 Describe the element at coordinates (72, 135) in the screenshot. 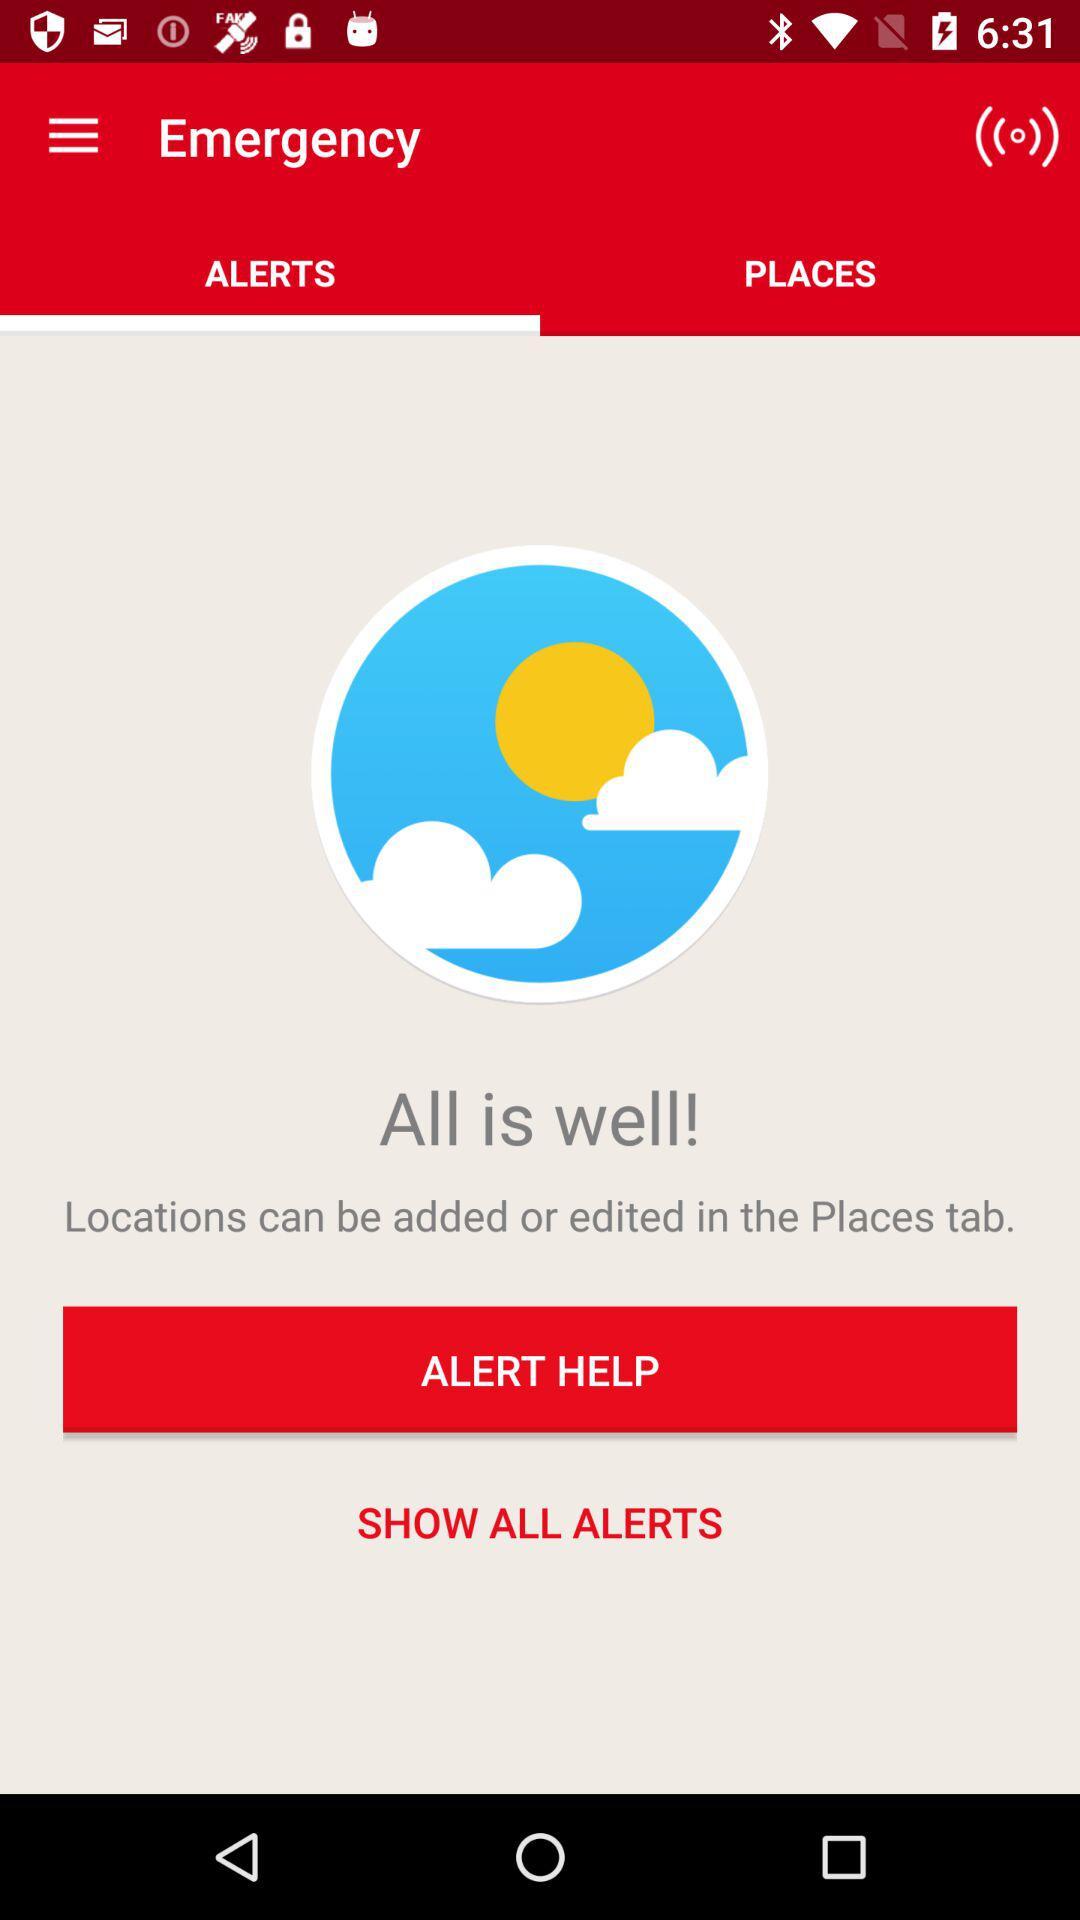

I see `icon to the left of emergency icon` at that location.